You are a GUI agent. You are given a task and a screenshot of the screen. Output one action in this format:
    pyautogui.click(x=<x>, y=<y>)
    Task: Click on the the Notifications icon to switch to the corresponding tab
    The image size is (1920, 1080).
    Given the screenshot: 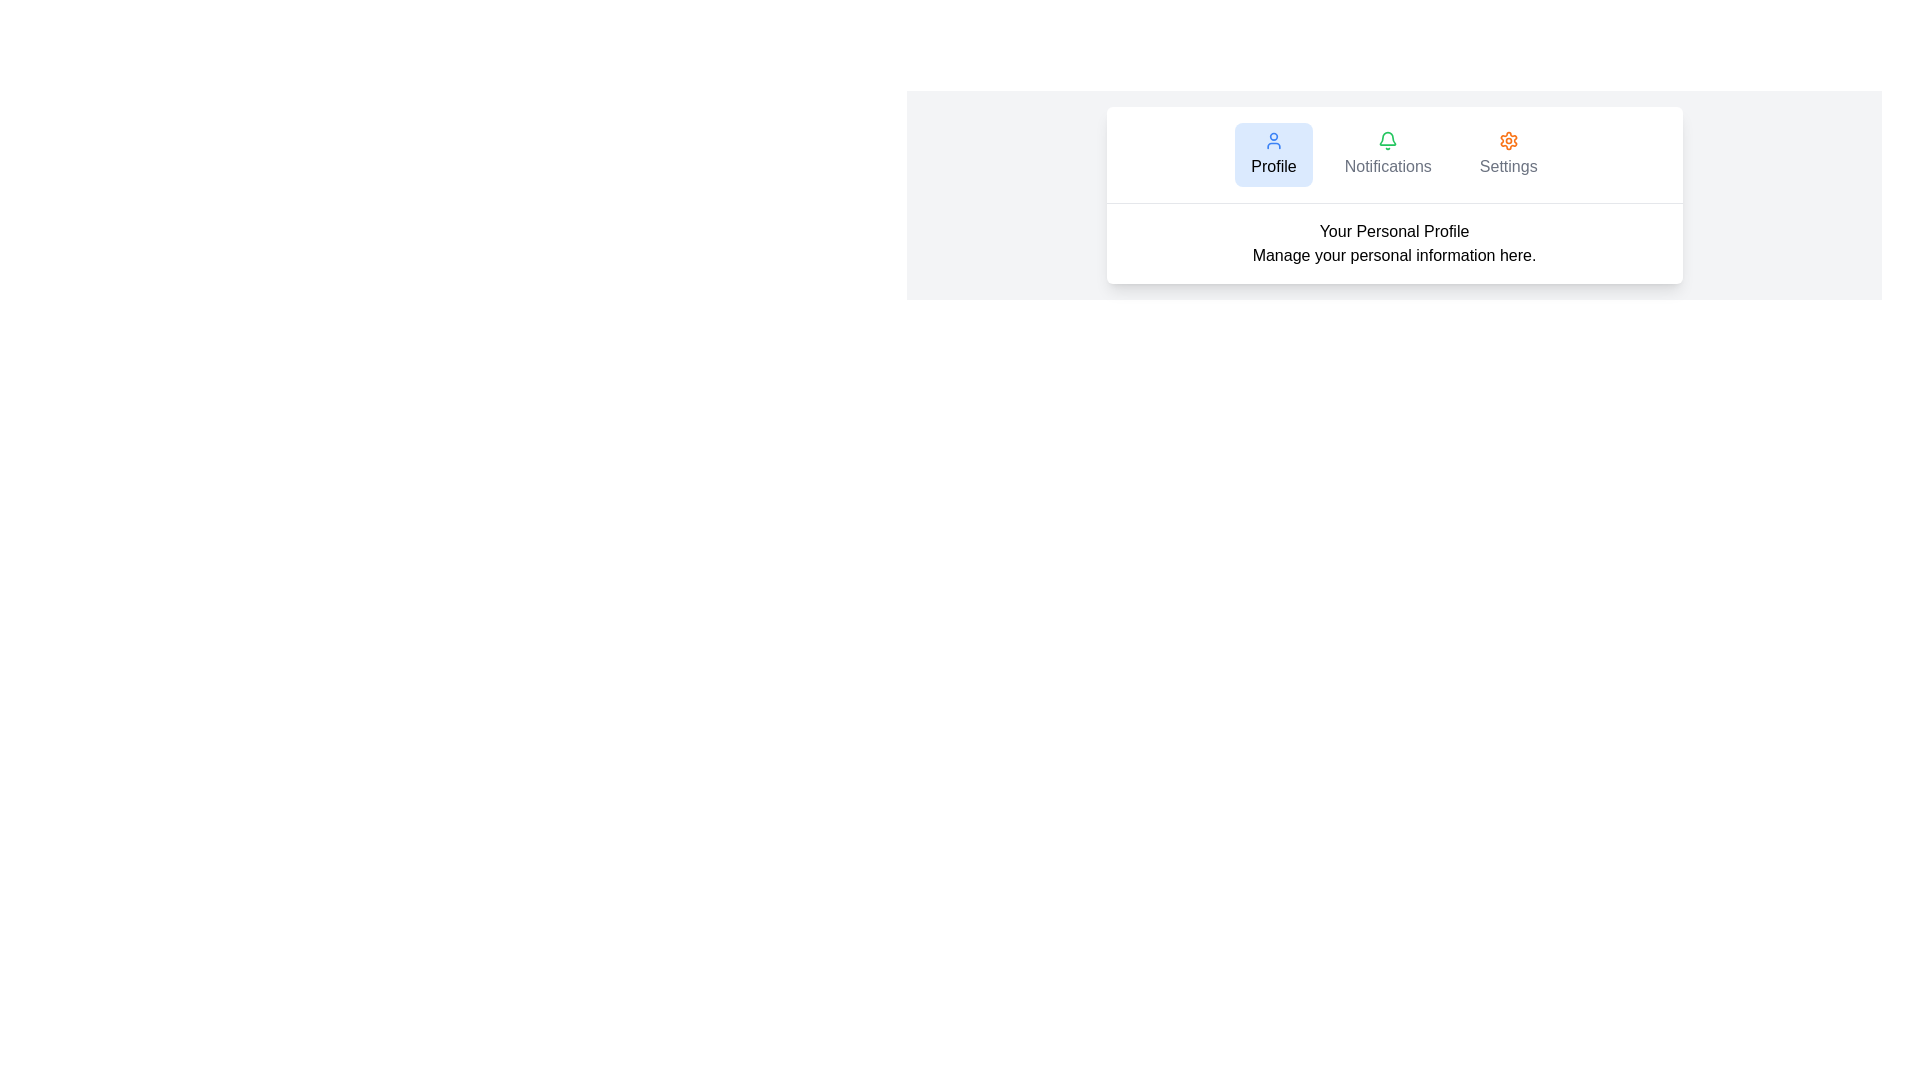 What is the action you would take?
    pyautogui.click(x=1386, y=140)
    